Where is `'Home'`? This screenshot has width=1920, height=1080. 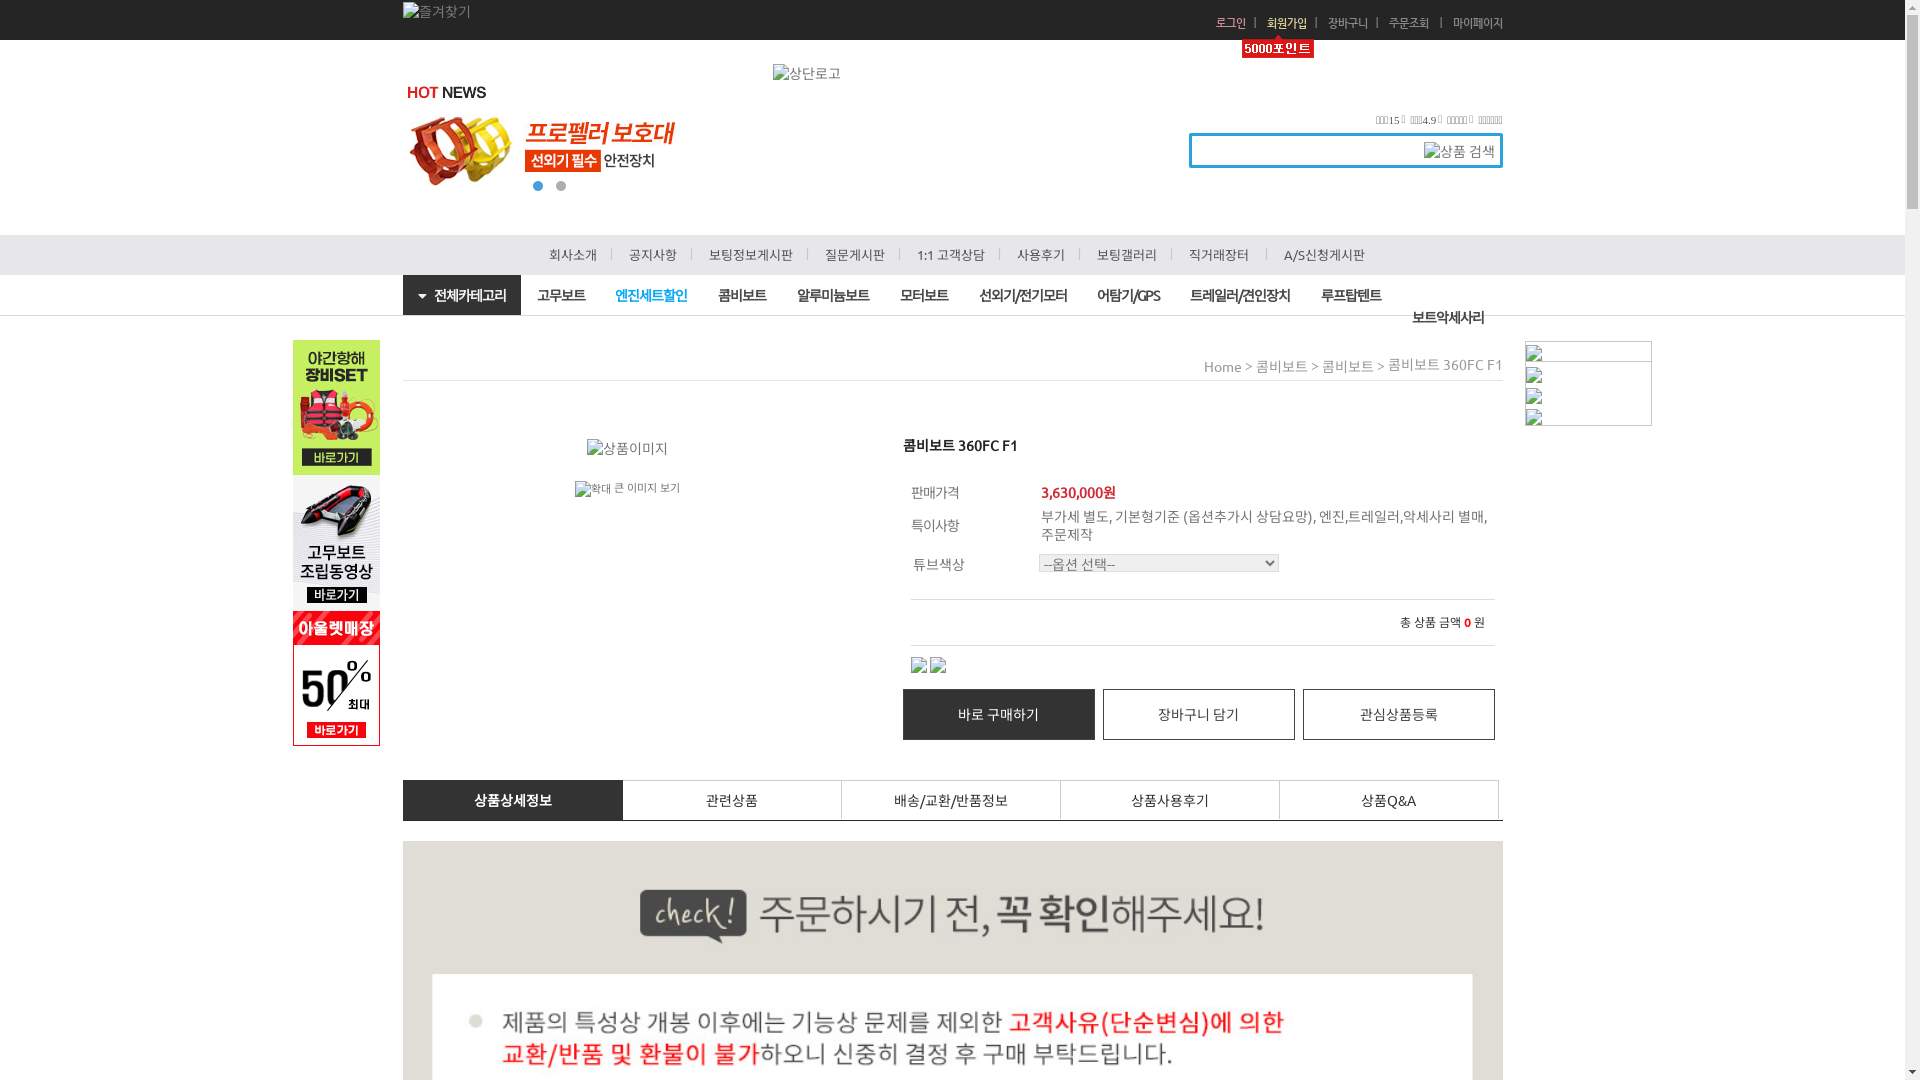
'Home' is located at coordinates (1203, 366).